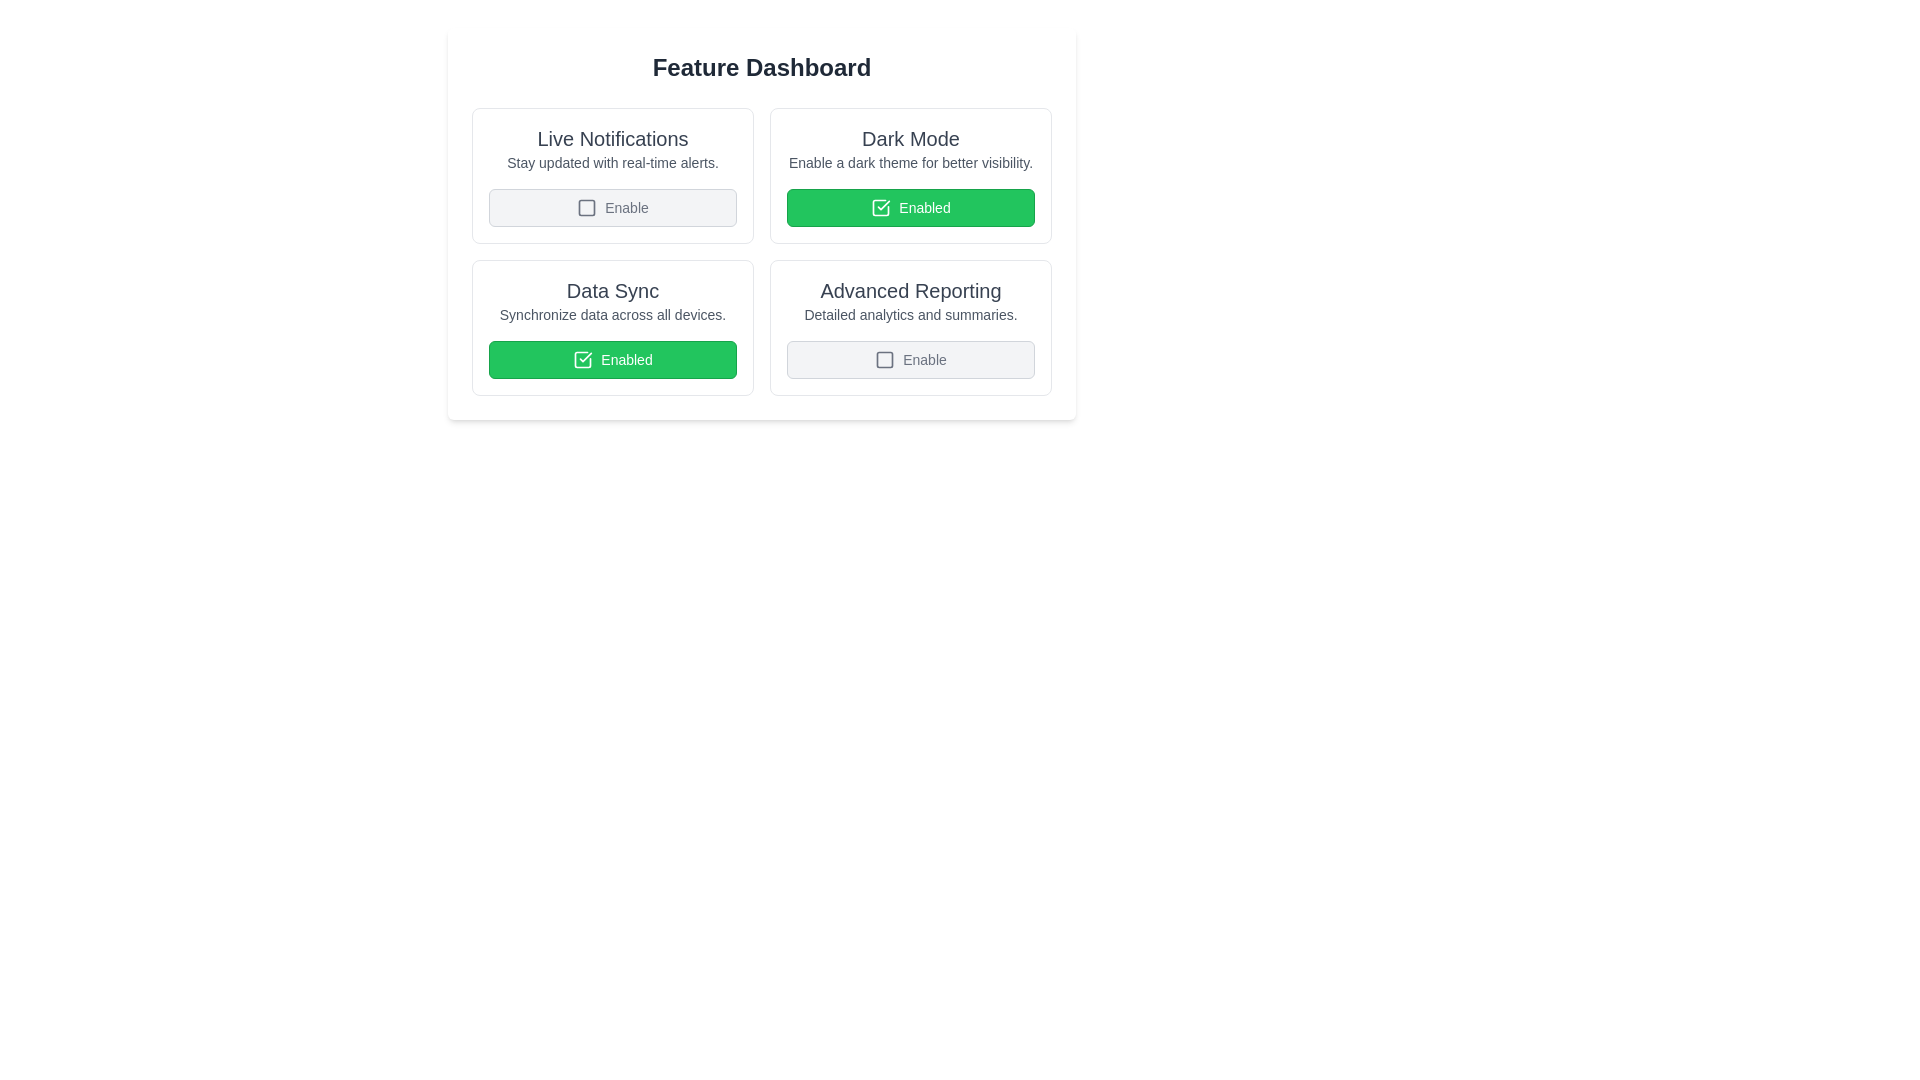 Image resolution: width=1920 pixels, height=1080 pixels. I want to click on the Text Label that provides a title and description for the Advanced Reporting feature located in the bottom-right section of the interface under the Feature Dashboard heading, so click(910, 300).